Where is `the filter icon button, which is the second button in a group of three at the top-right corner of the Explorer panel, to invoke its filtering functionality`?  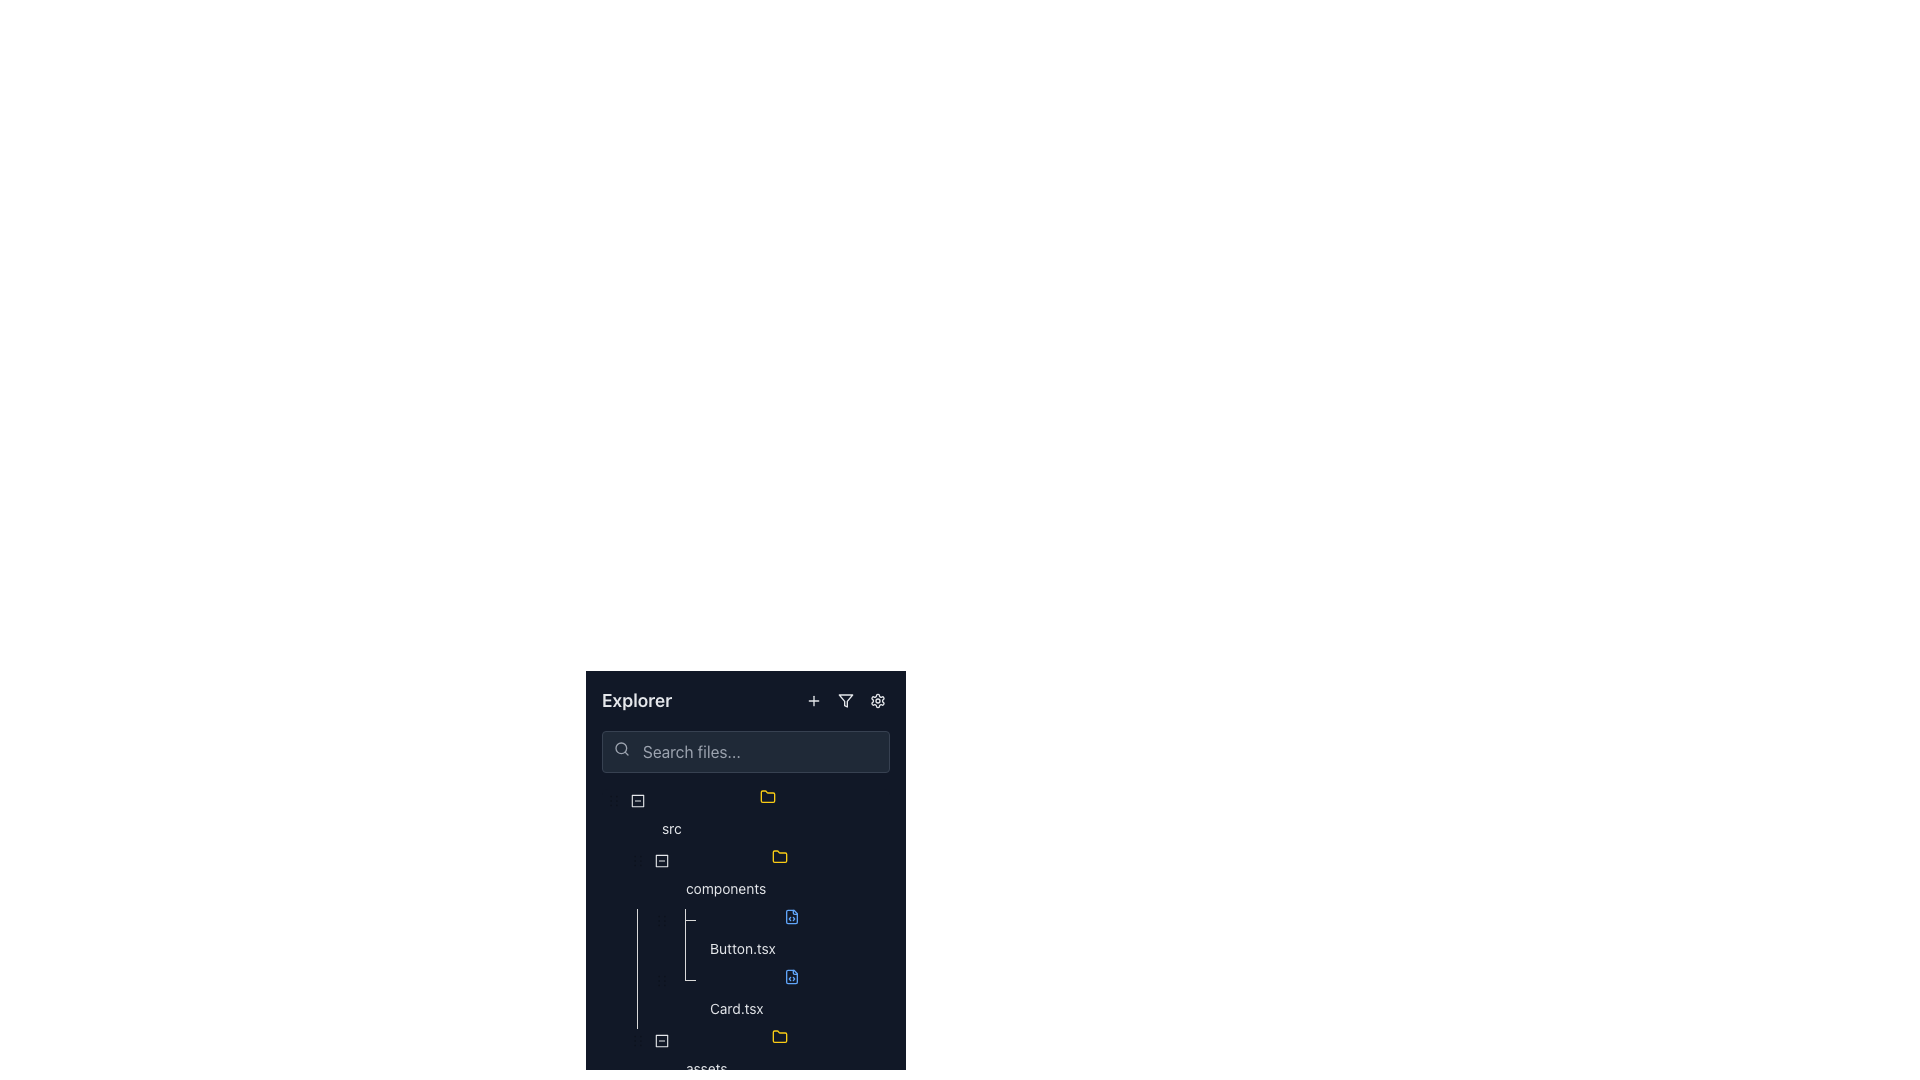 the filter icon button, which is the second button in a group of three at the top-right corner of the Explorer panel, to invoke its filtering functionality is located at coordinates (845, 700).